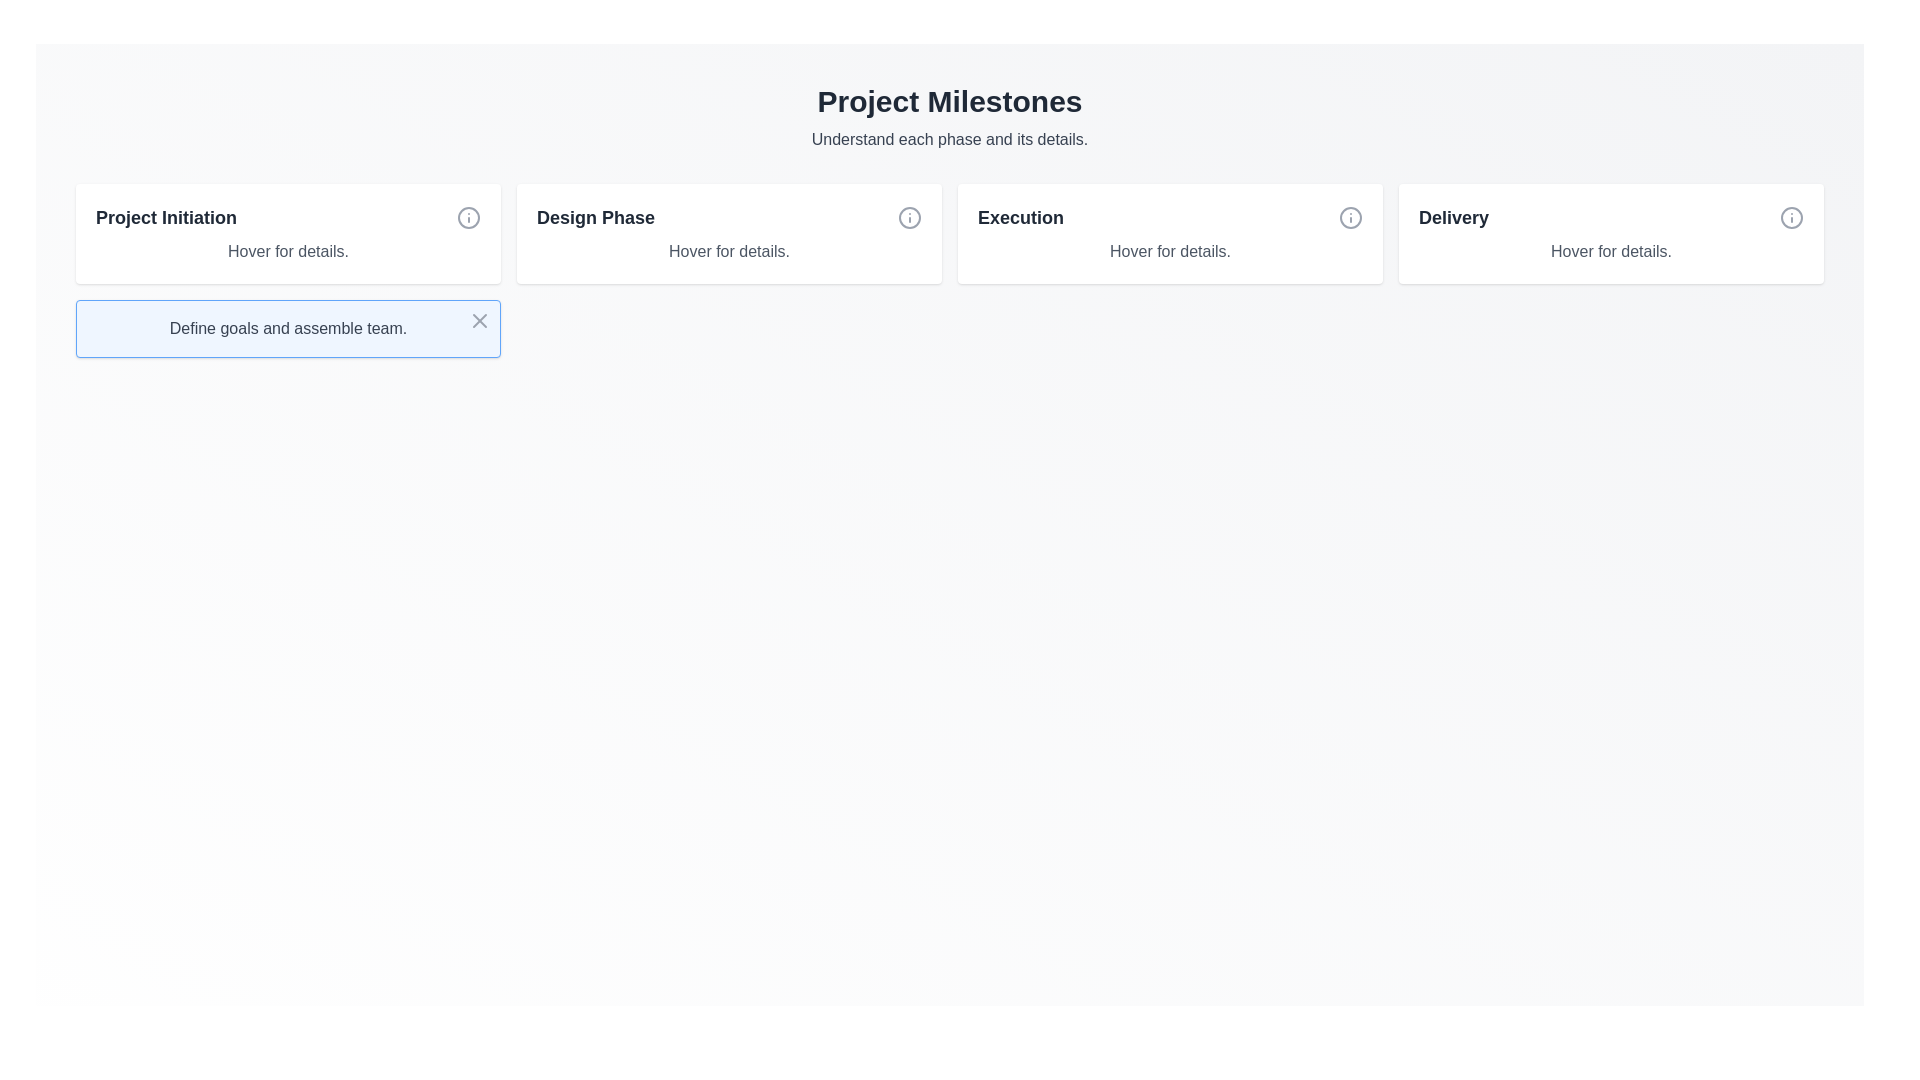 The height and width of the screenshot is (1080, 1920). What do you see at coordinates (909, 218) in the screenshot?
I see `the circular shape with a light gray outline in the center of the information icon located at the top-right corner of the 'Design Phase' card` at bounding box center [909, 218].